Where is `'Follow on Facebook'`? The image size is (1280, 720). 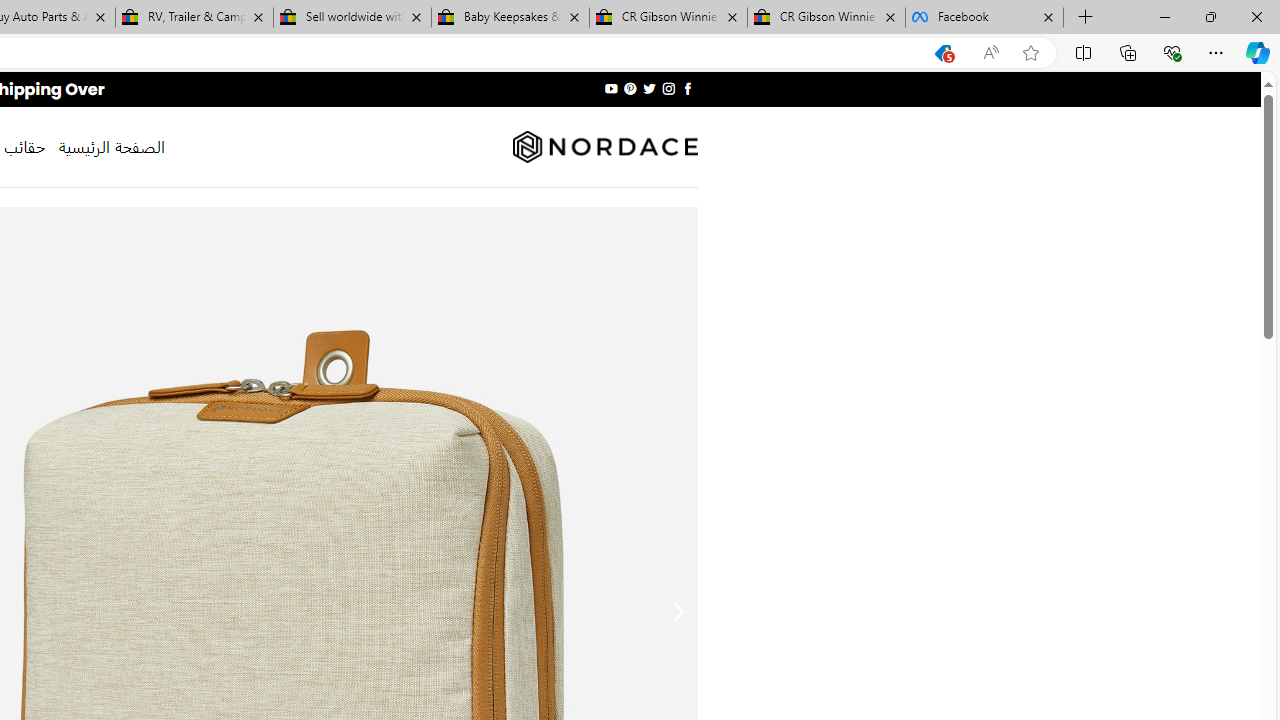
'Follow on Facebook' is located at coordinates (687, 88).